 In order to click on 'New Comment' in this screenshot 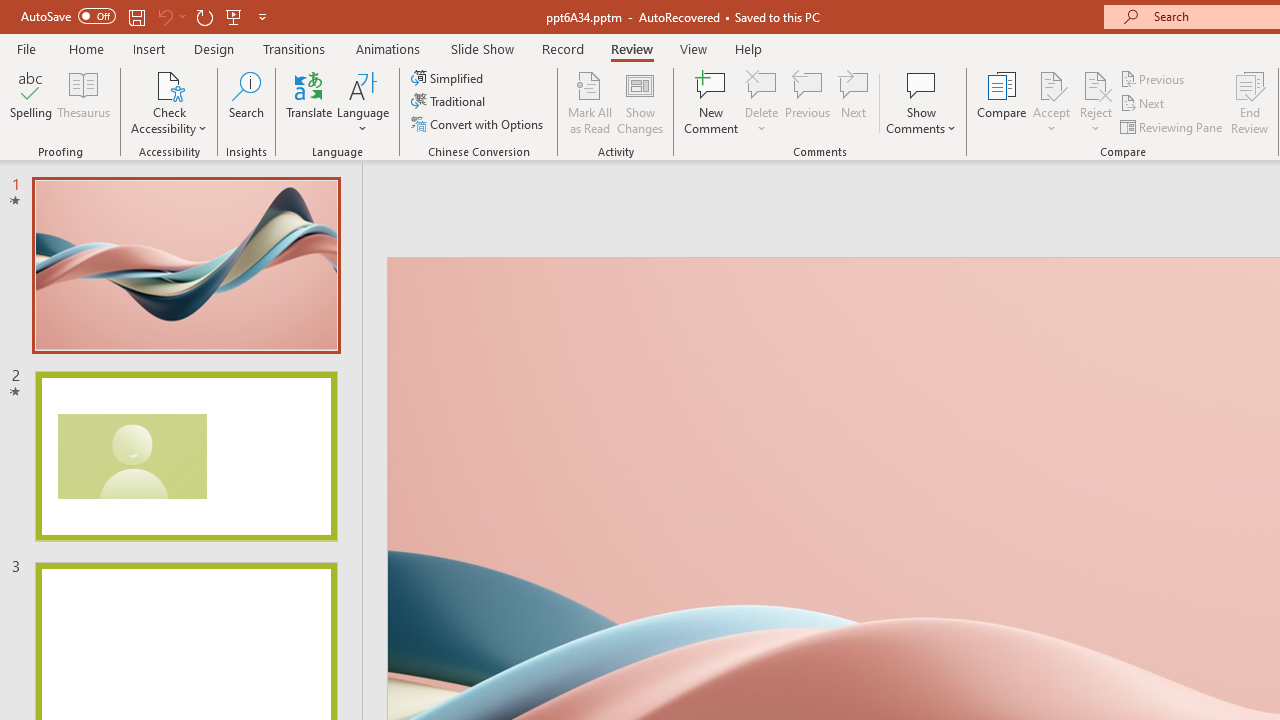, I will do `click(711, 103)`.